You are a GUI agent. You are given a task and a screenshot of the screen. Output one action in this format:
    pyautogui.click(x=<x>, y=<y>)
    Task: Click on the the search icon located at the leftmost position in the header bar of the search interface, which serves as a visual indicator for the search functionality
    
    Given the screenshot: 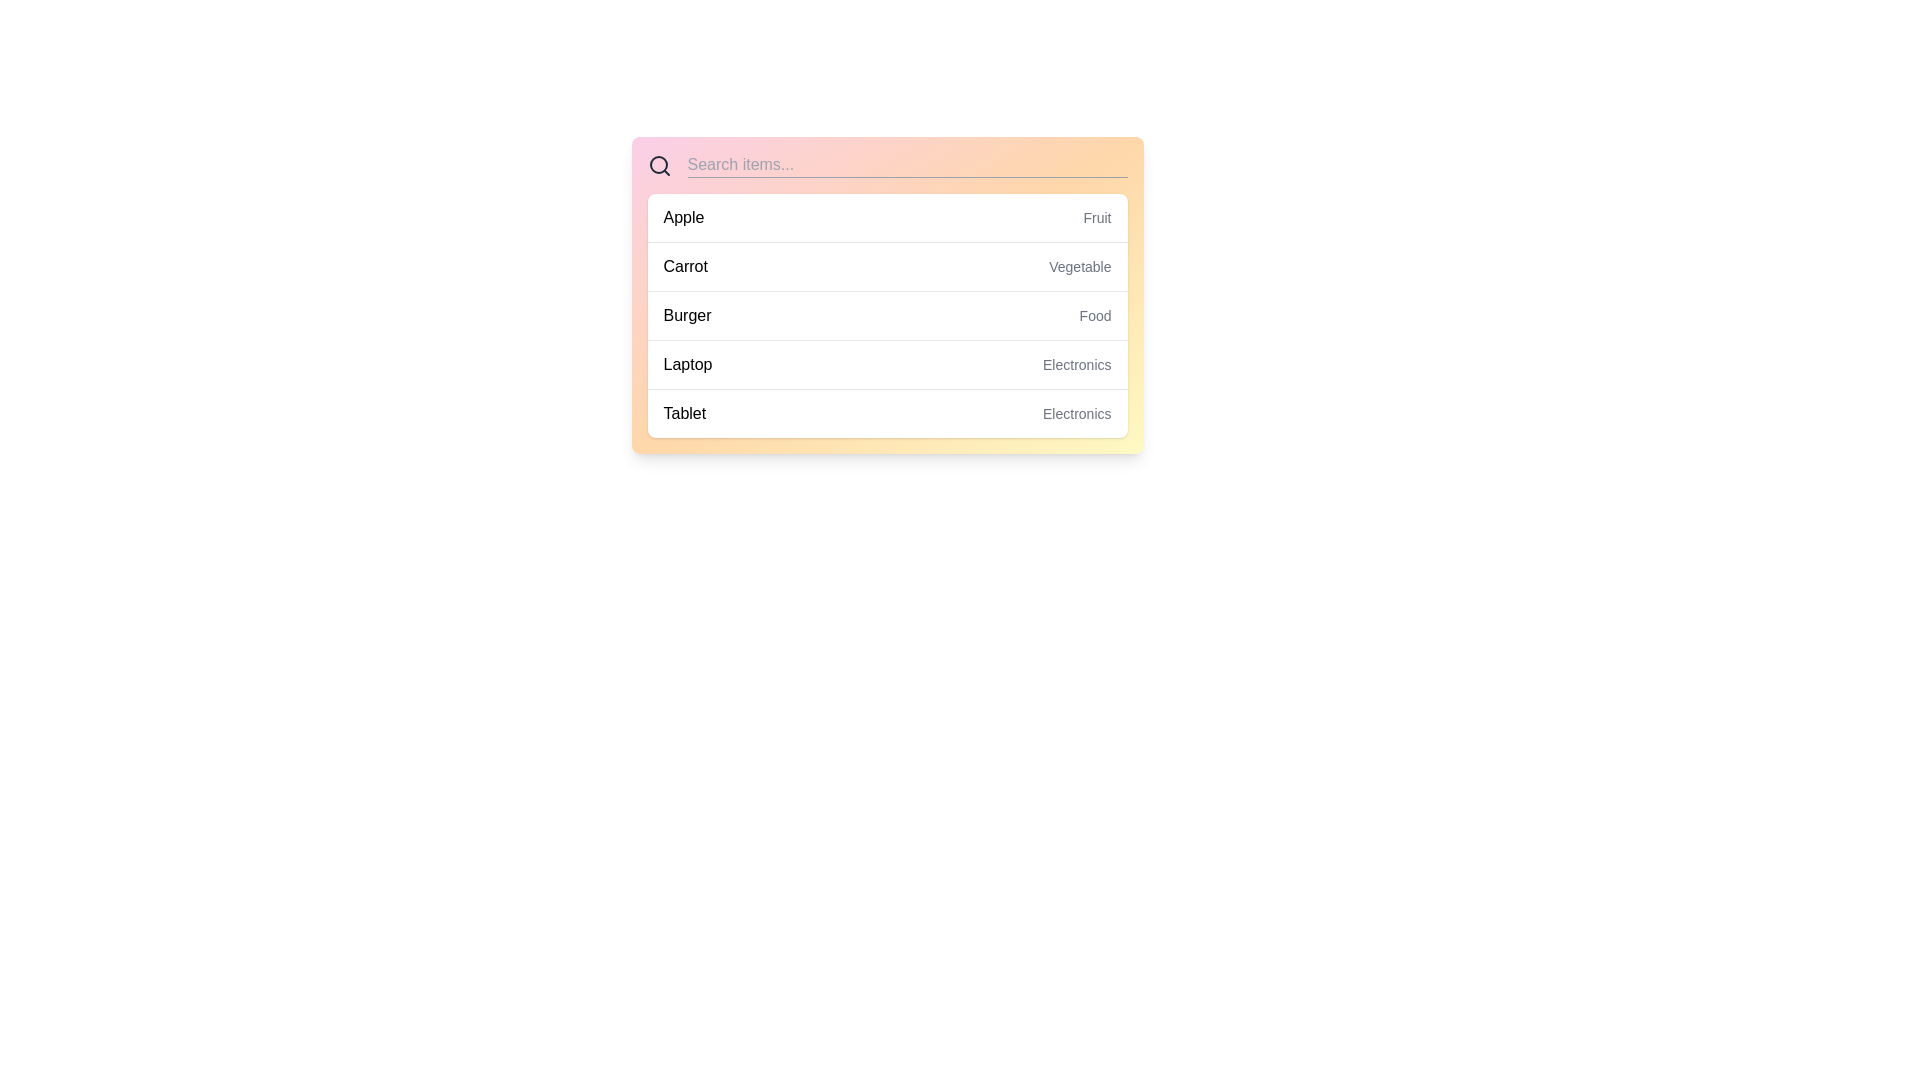 What is the action you would take?
    pyautogui.click(x=659, y=164)
    